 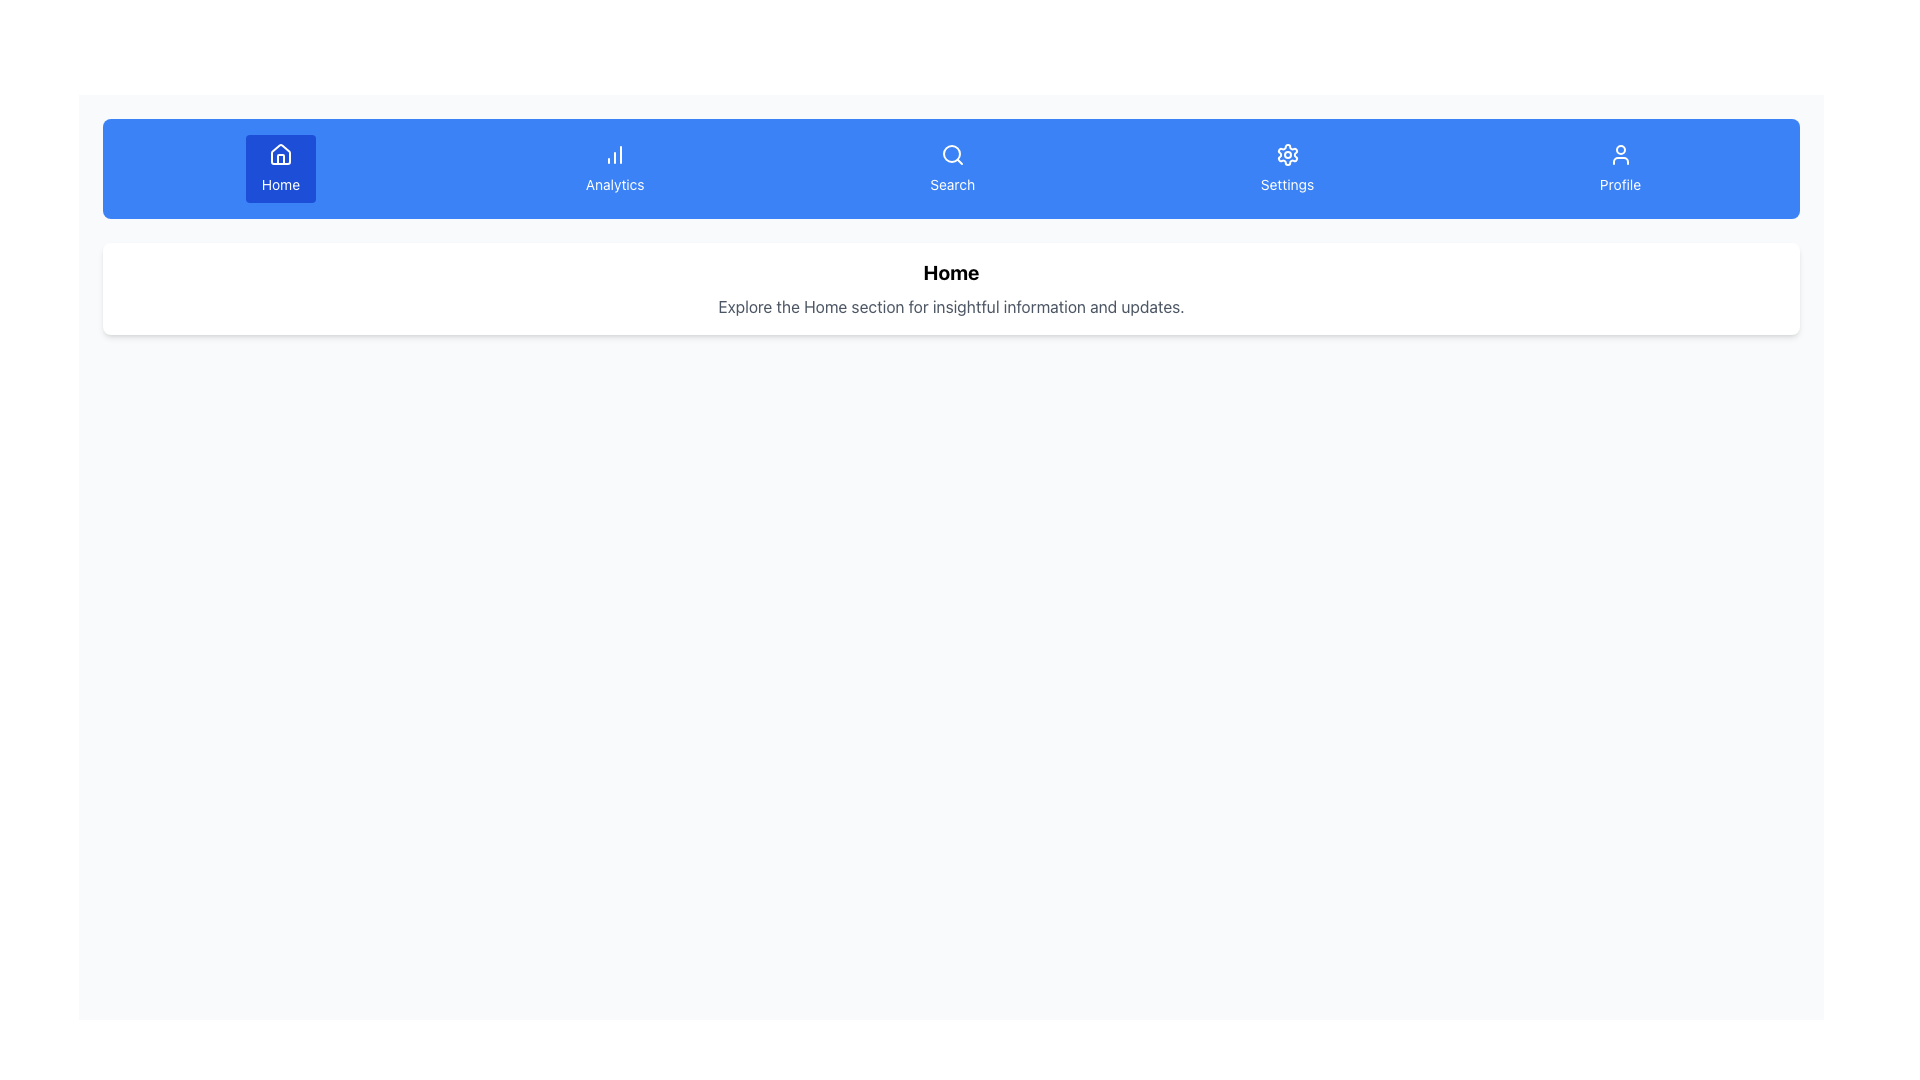 What do you see at coordinates (1287, 153) in the screenshot?
I see `the gear-shaped settings icon located in the fourth position of the horizontal navigation bar, which has a blue background and is visually centered within its button` at bounding box center [1287, 153].